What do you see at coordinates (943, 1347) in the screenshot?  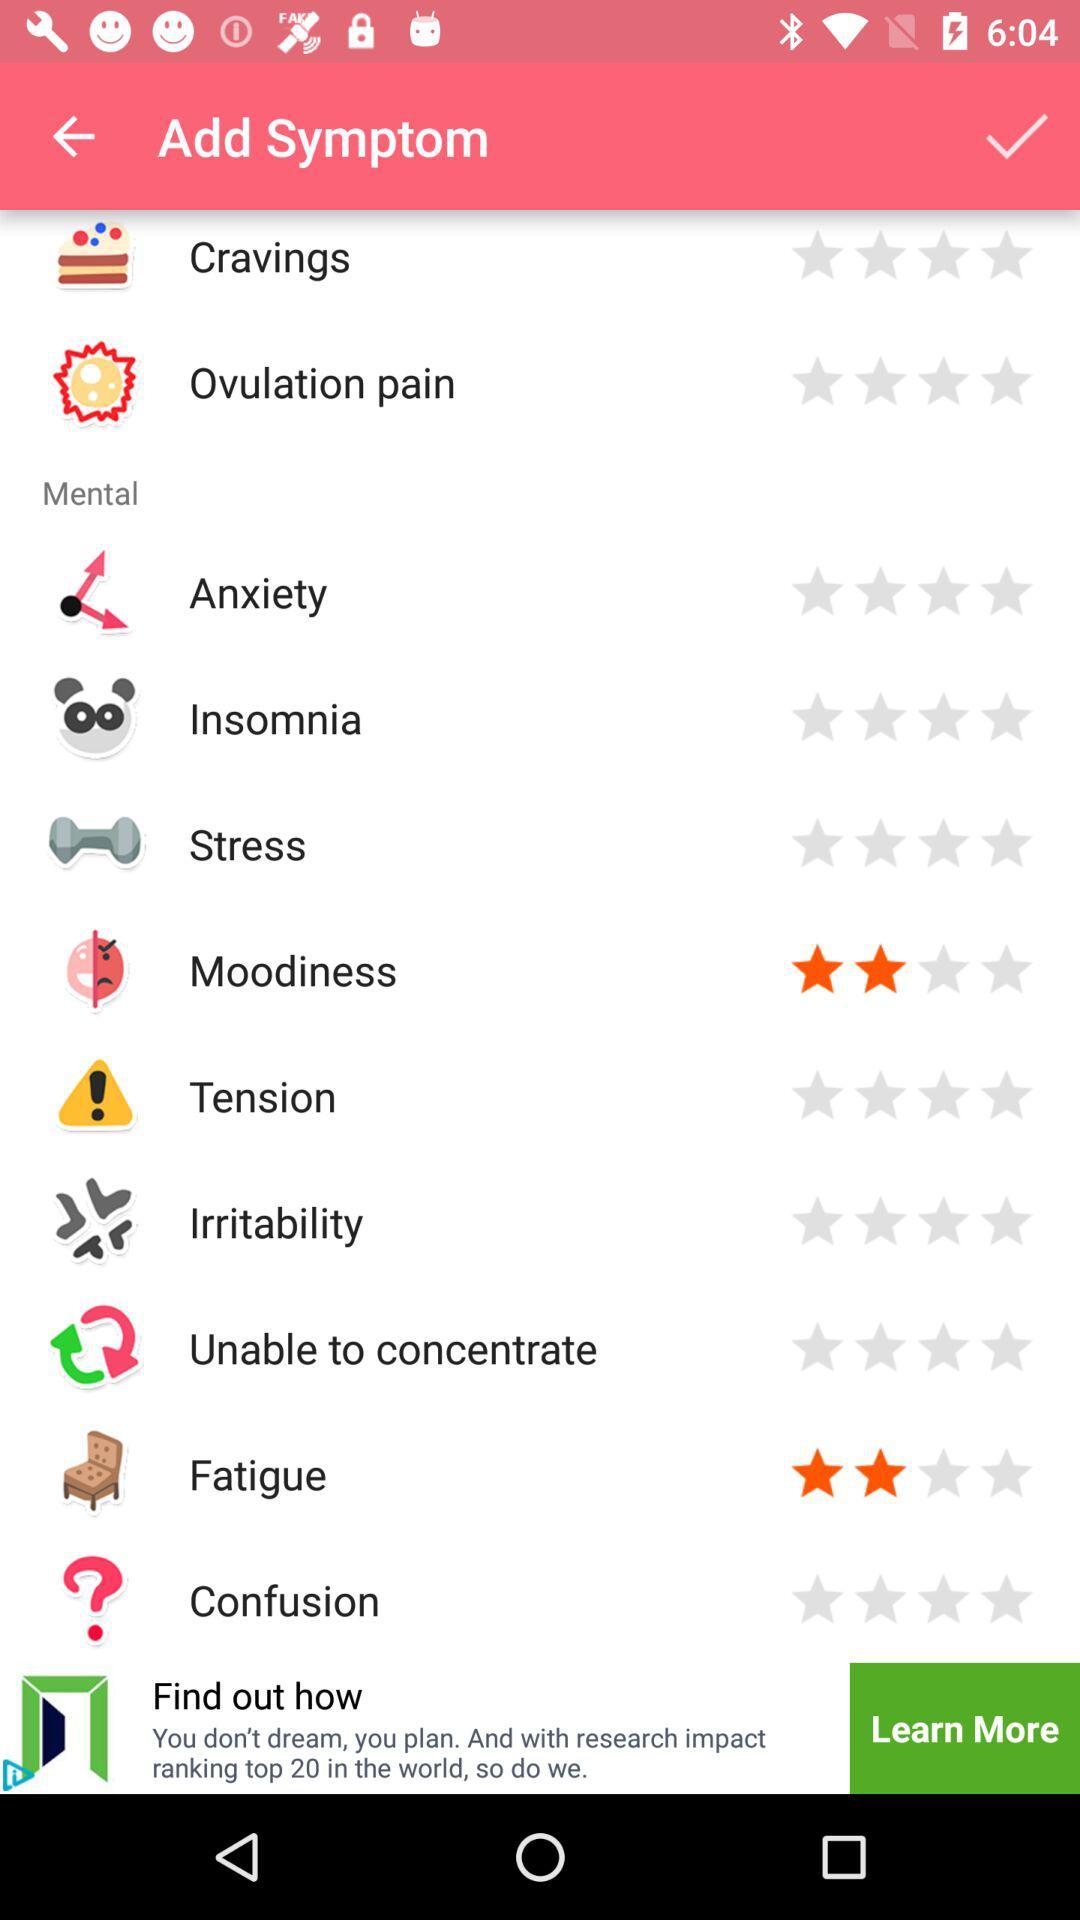 I see `rate three stars` at bounding box center [943, 1347].